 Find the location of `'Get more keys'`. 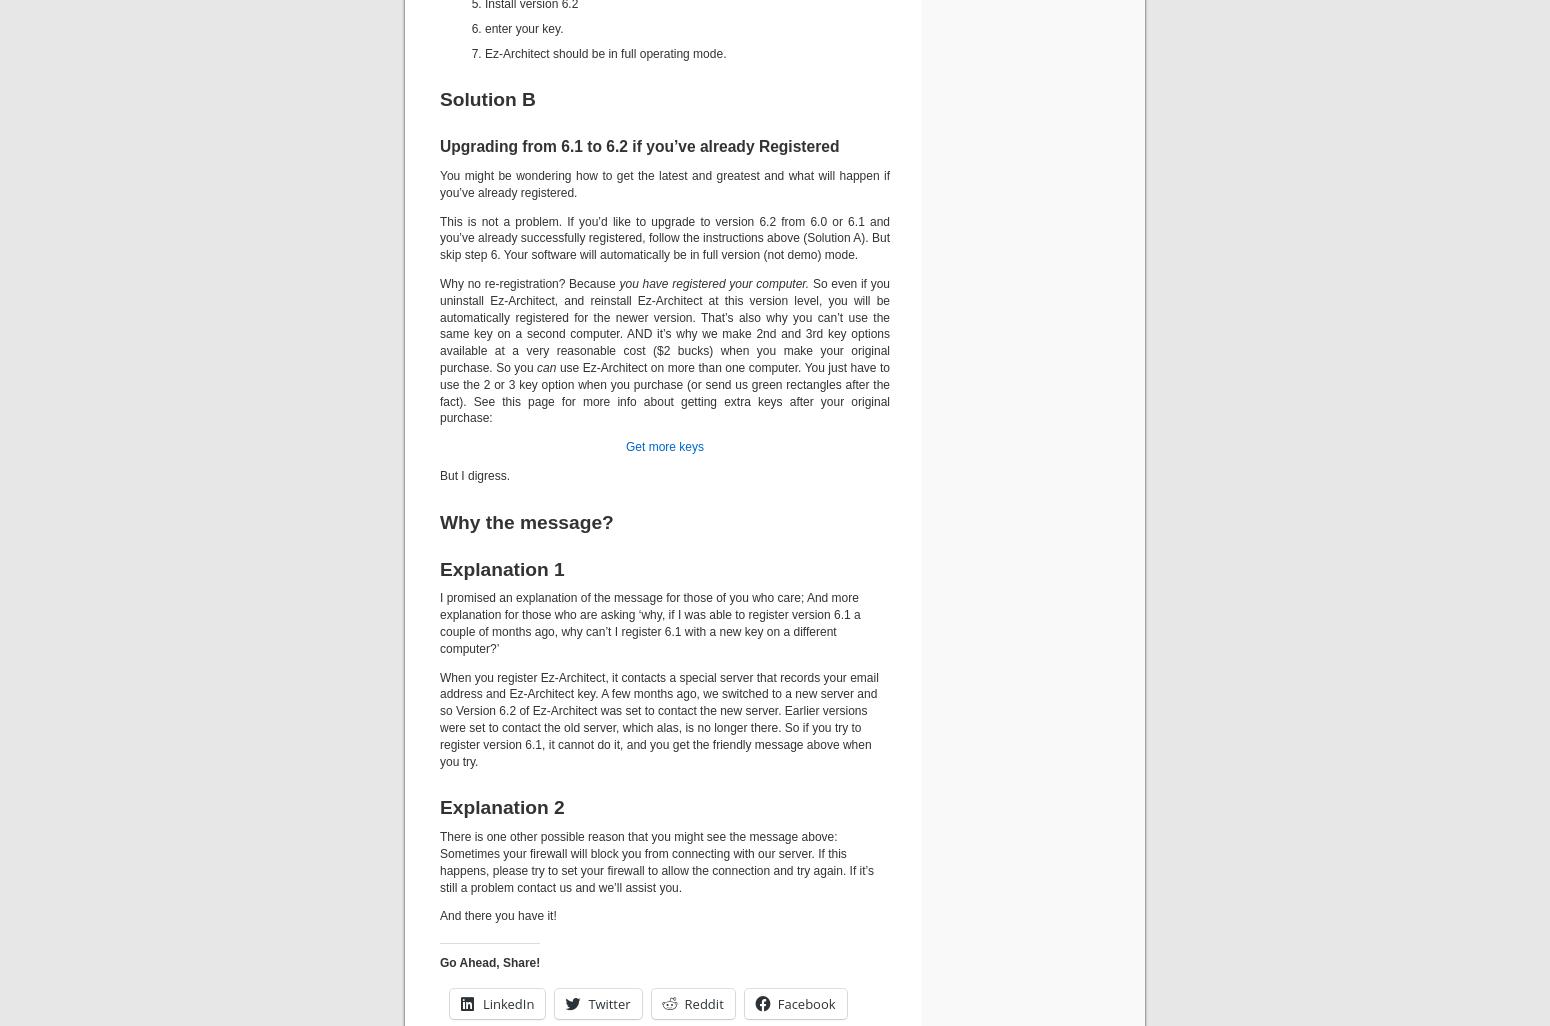

'Get more keys' is located at coordinates (663, 447).